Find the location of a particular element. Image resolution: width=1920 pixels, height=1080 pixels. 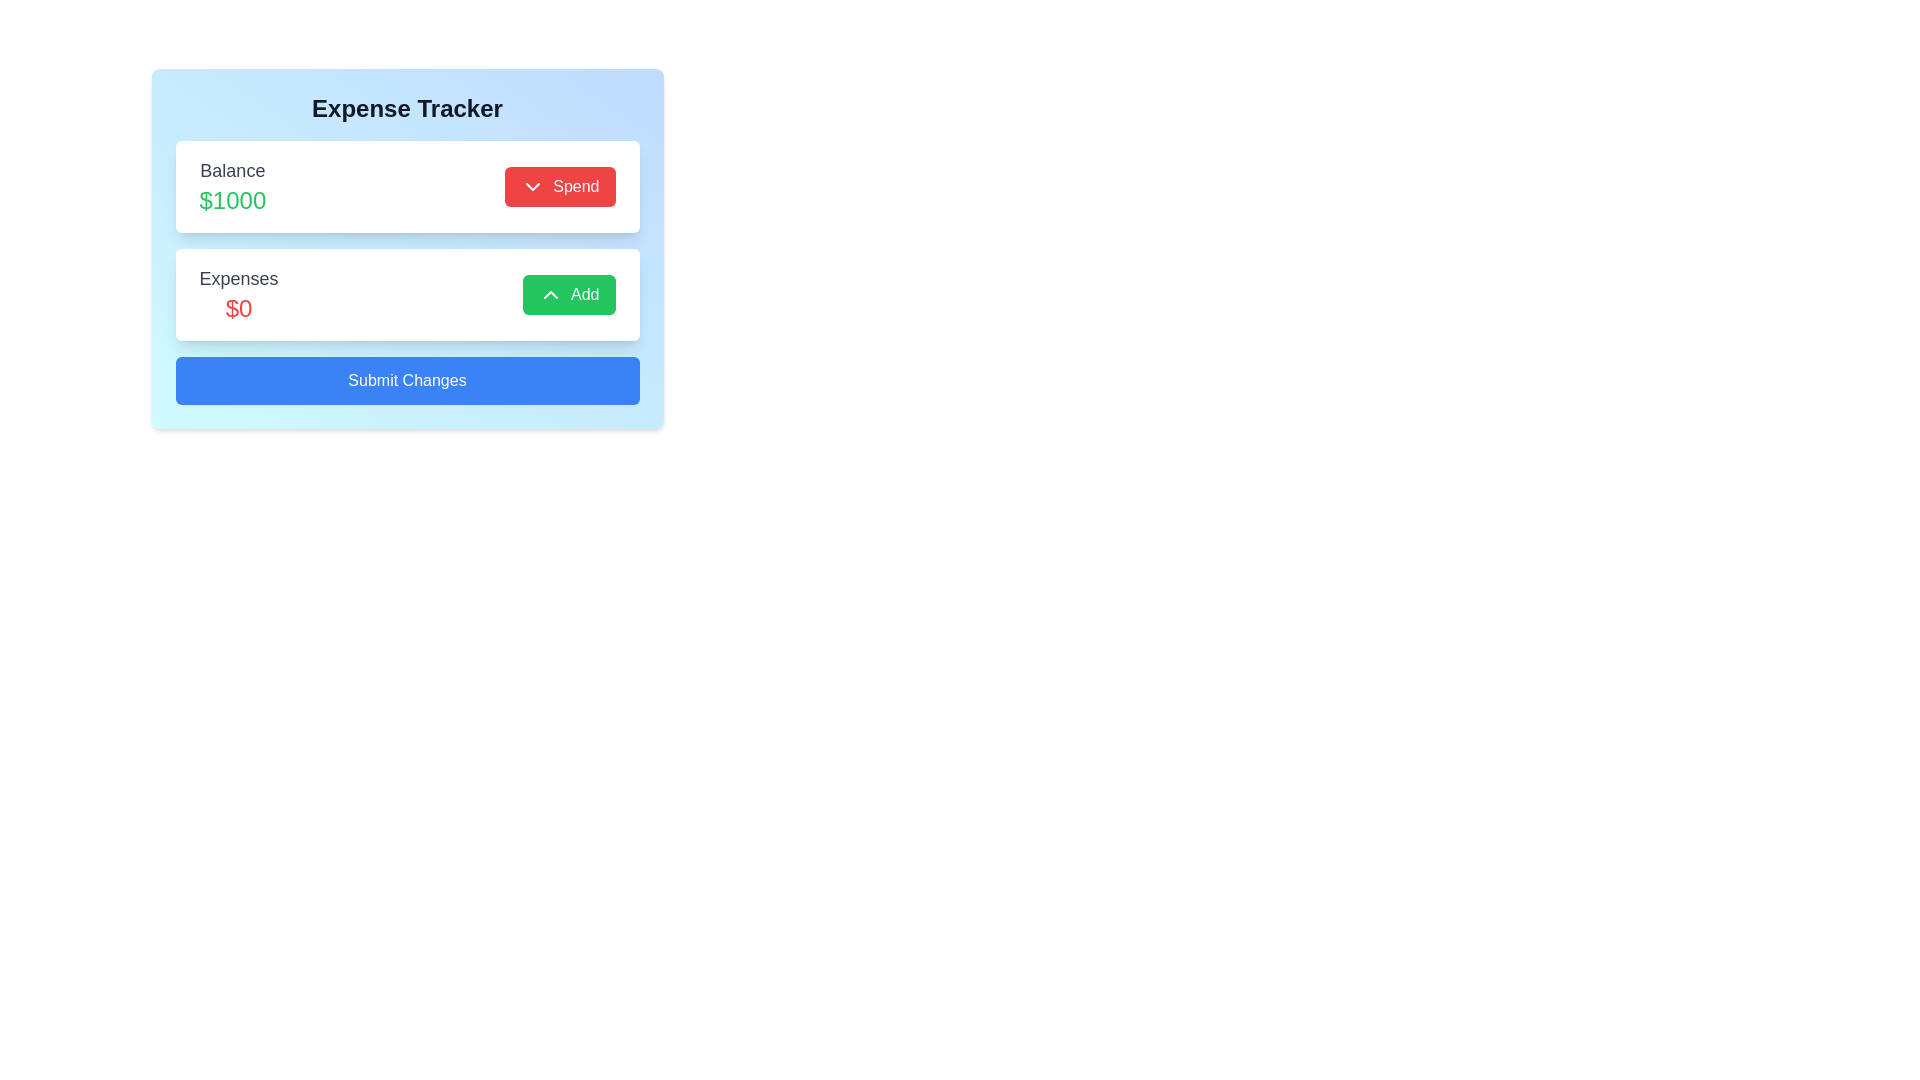

the 'Submit Changes' button, which is a bright blue rectangular button with rounded edges and white text is located at coordinates (406, 381).